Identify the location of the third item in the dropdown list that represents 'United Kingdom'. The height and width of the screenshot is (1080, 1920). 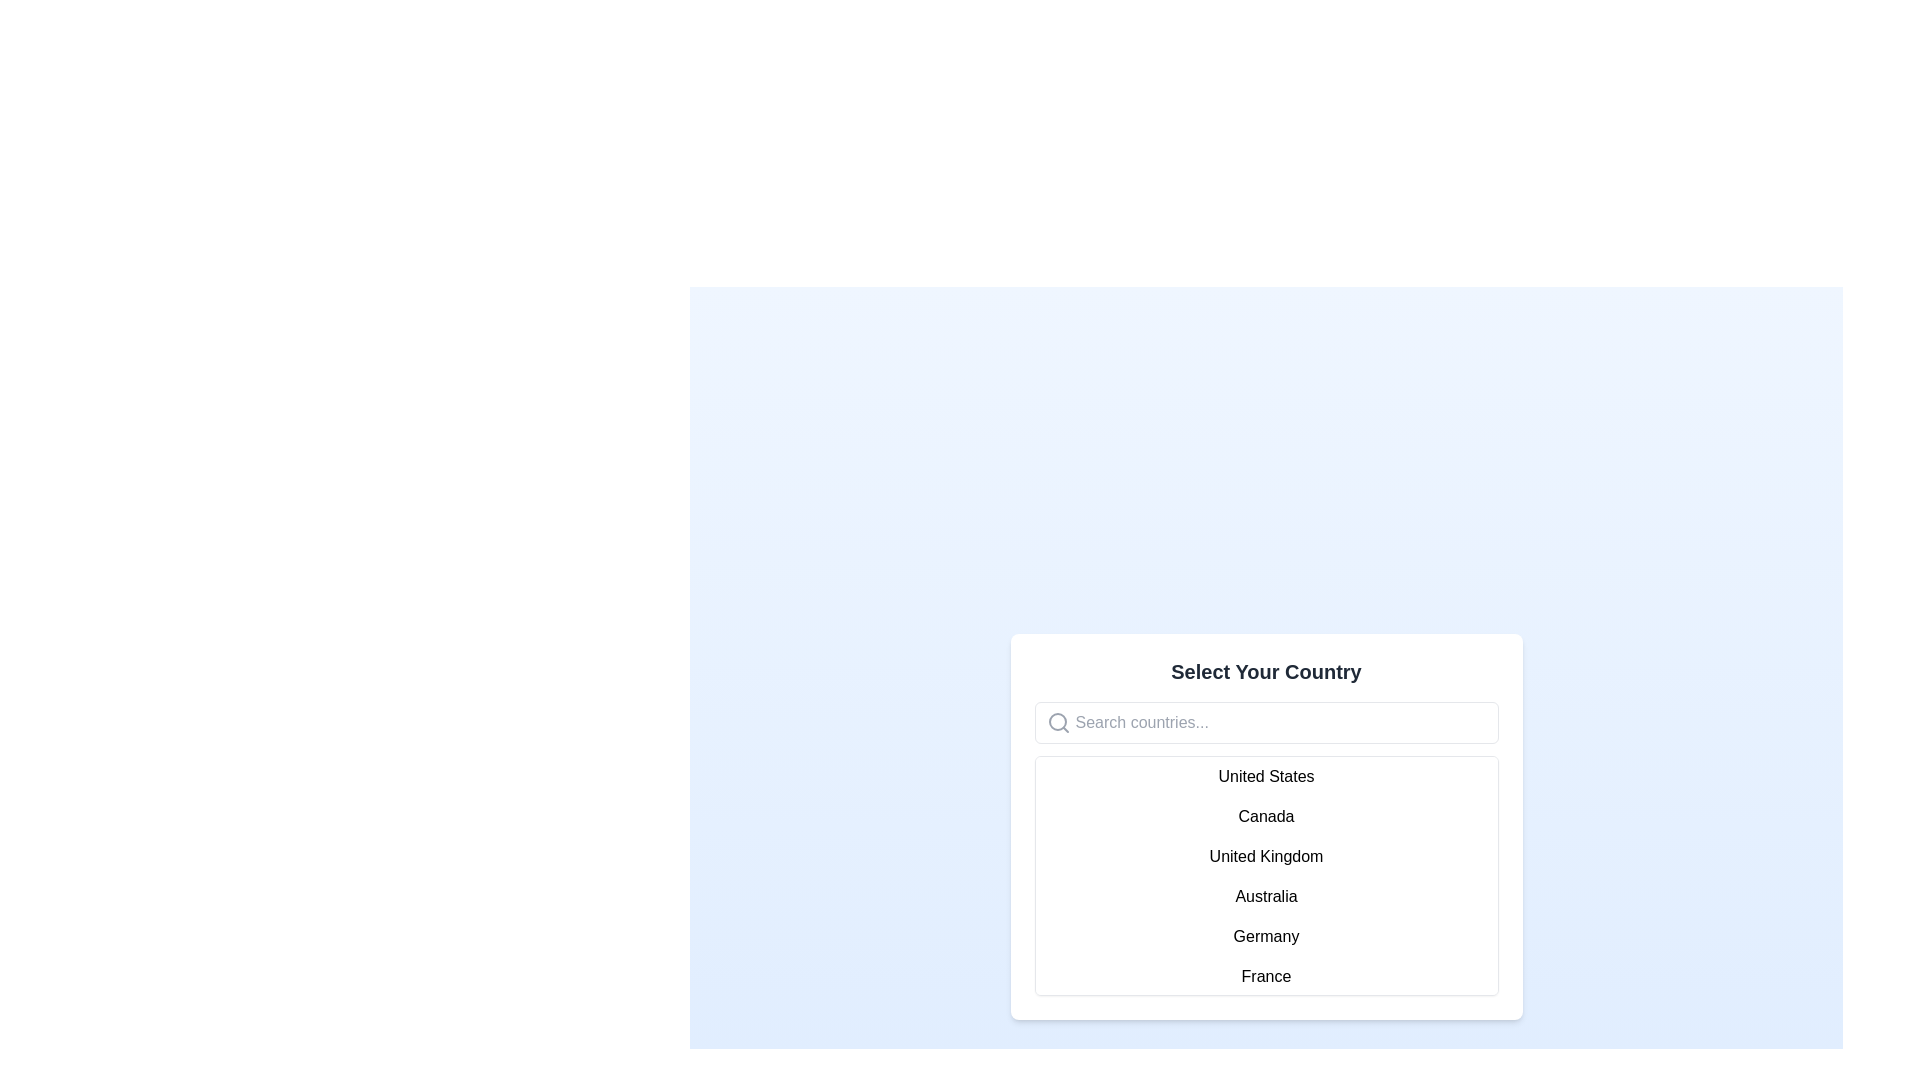
(1265, 855).